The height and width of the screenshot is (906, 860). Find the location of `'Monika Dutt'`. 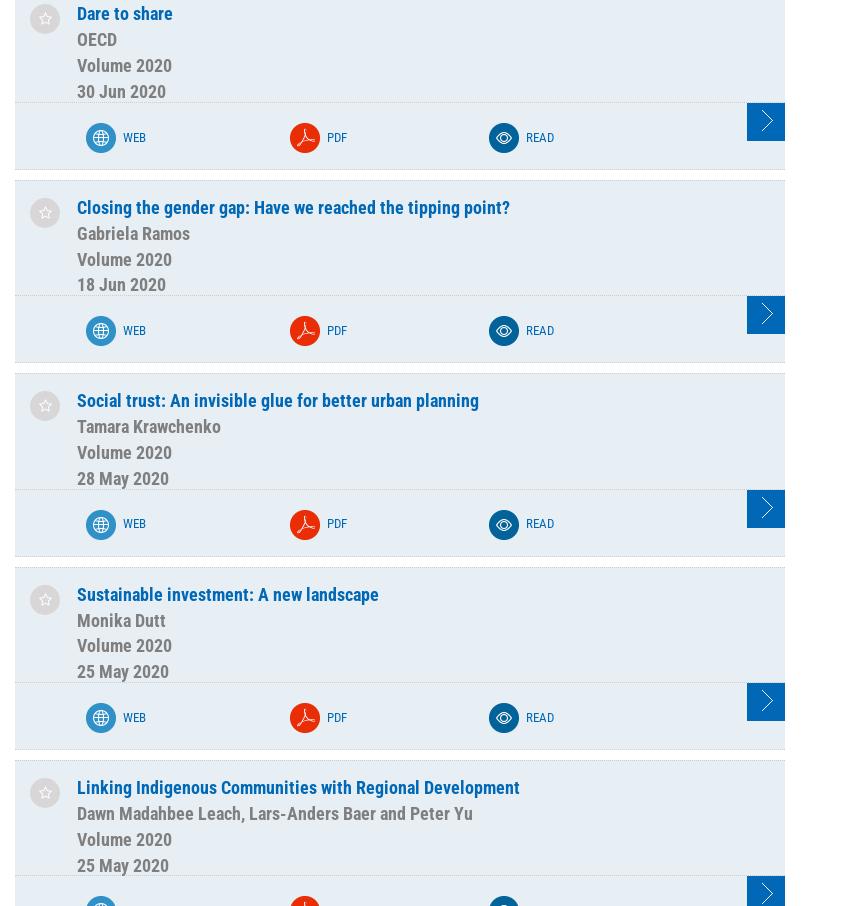

'Monika Dutt' is located at coordinates (121, 619).